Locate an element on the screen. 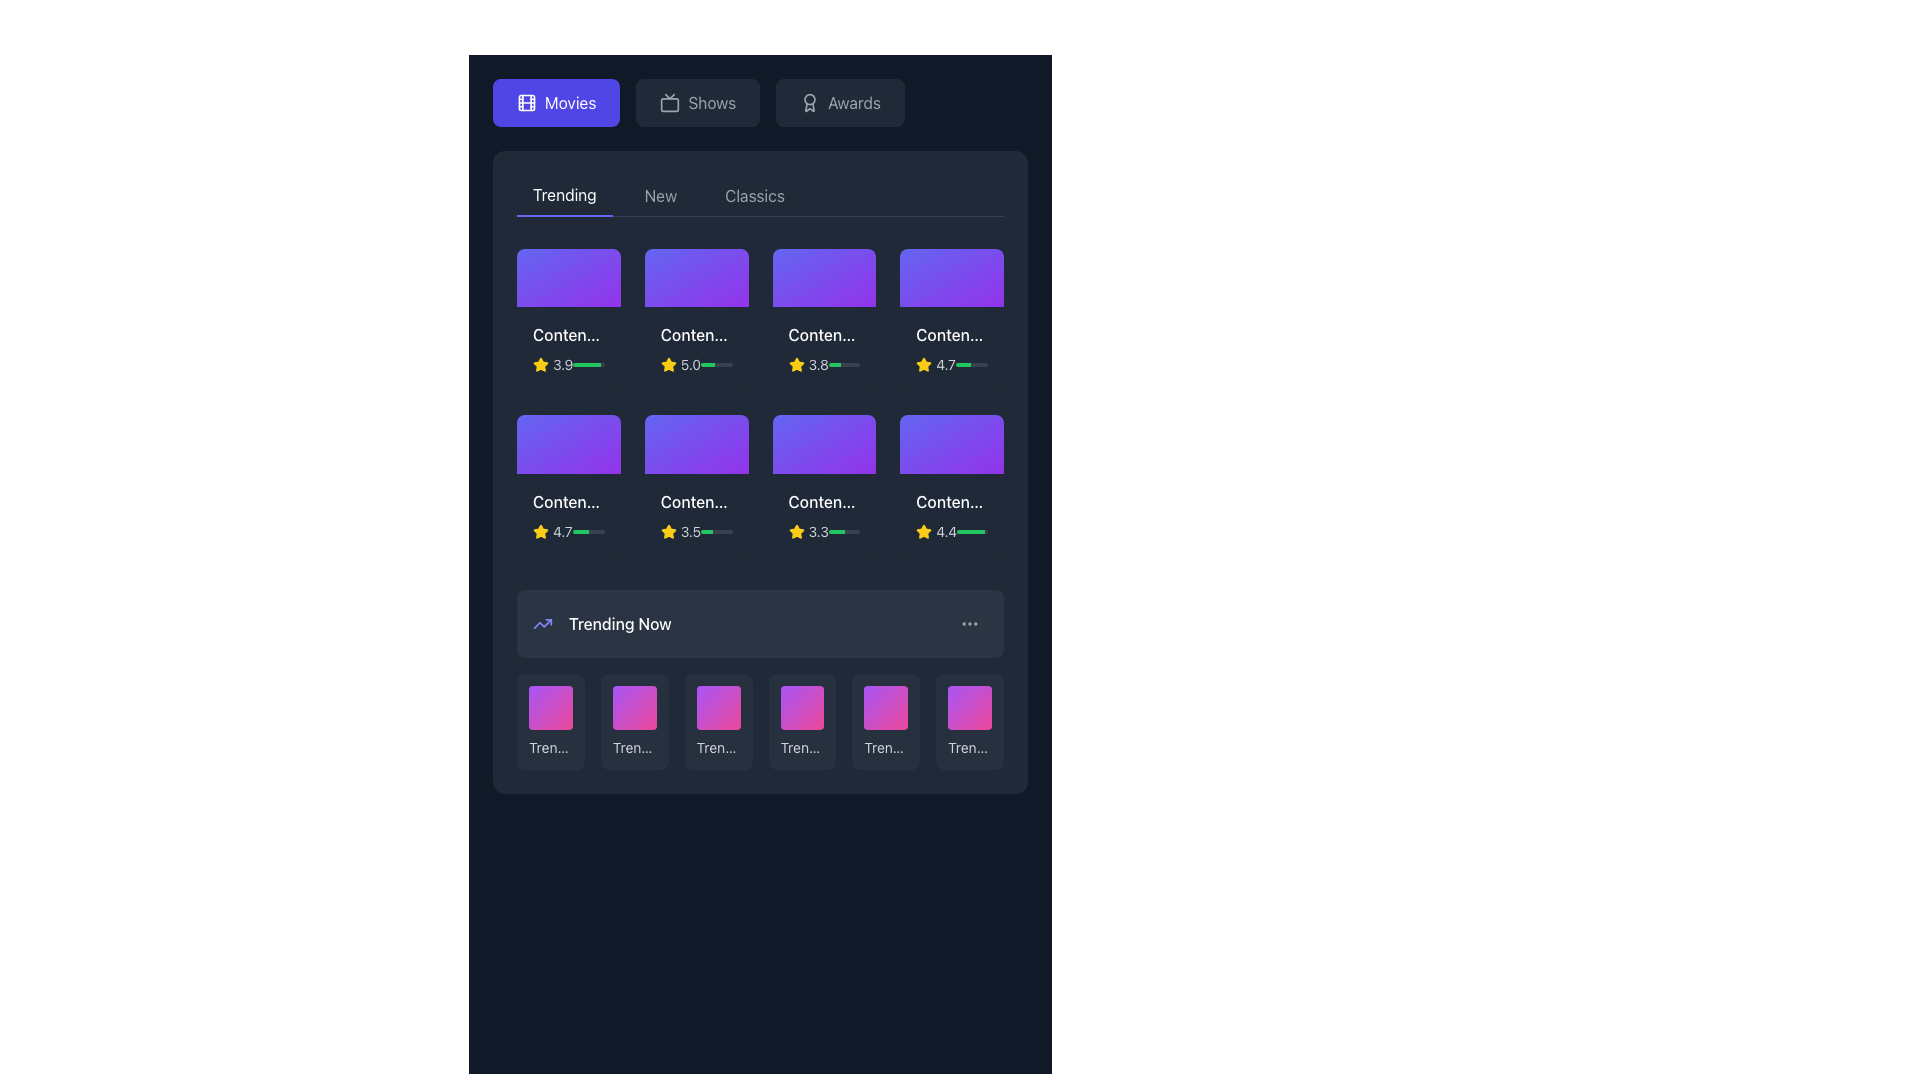 The image size is (1920, 1080). the components of the Content card section, which features a title with truncated text 'Conten...', a yellow star rating icon, and a numerical rating '3.5' in the second row and third column of the grid layout is located at coordinates (696, 514).